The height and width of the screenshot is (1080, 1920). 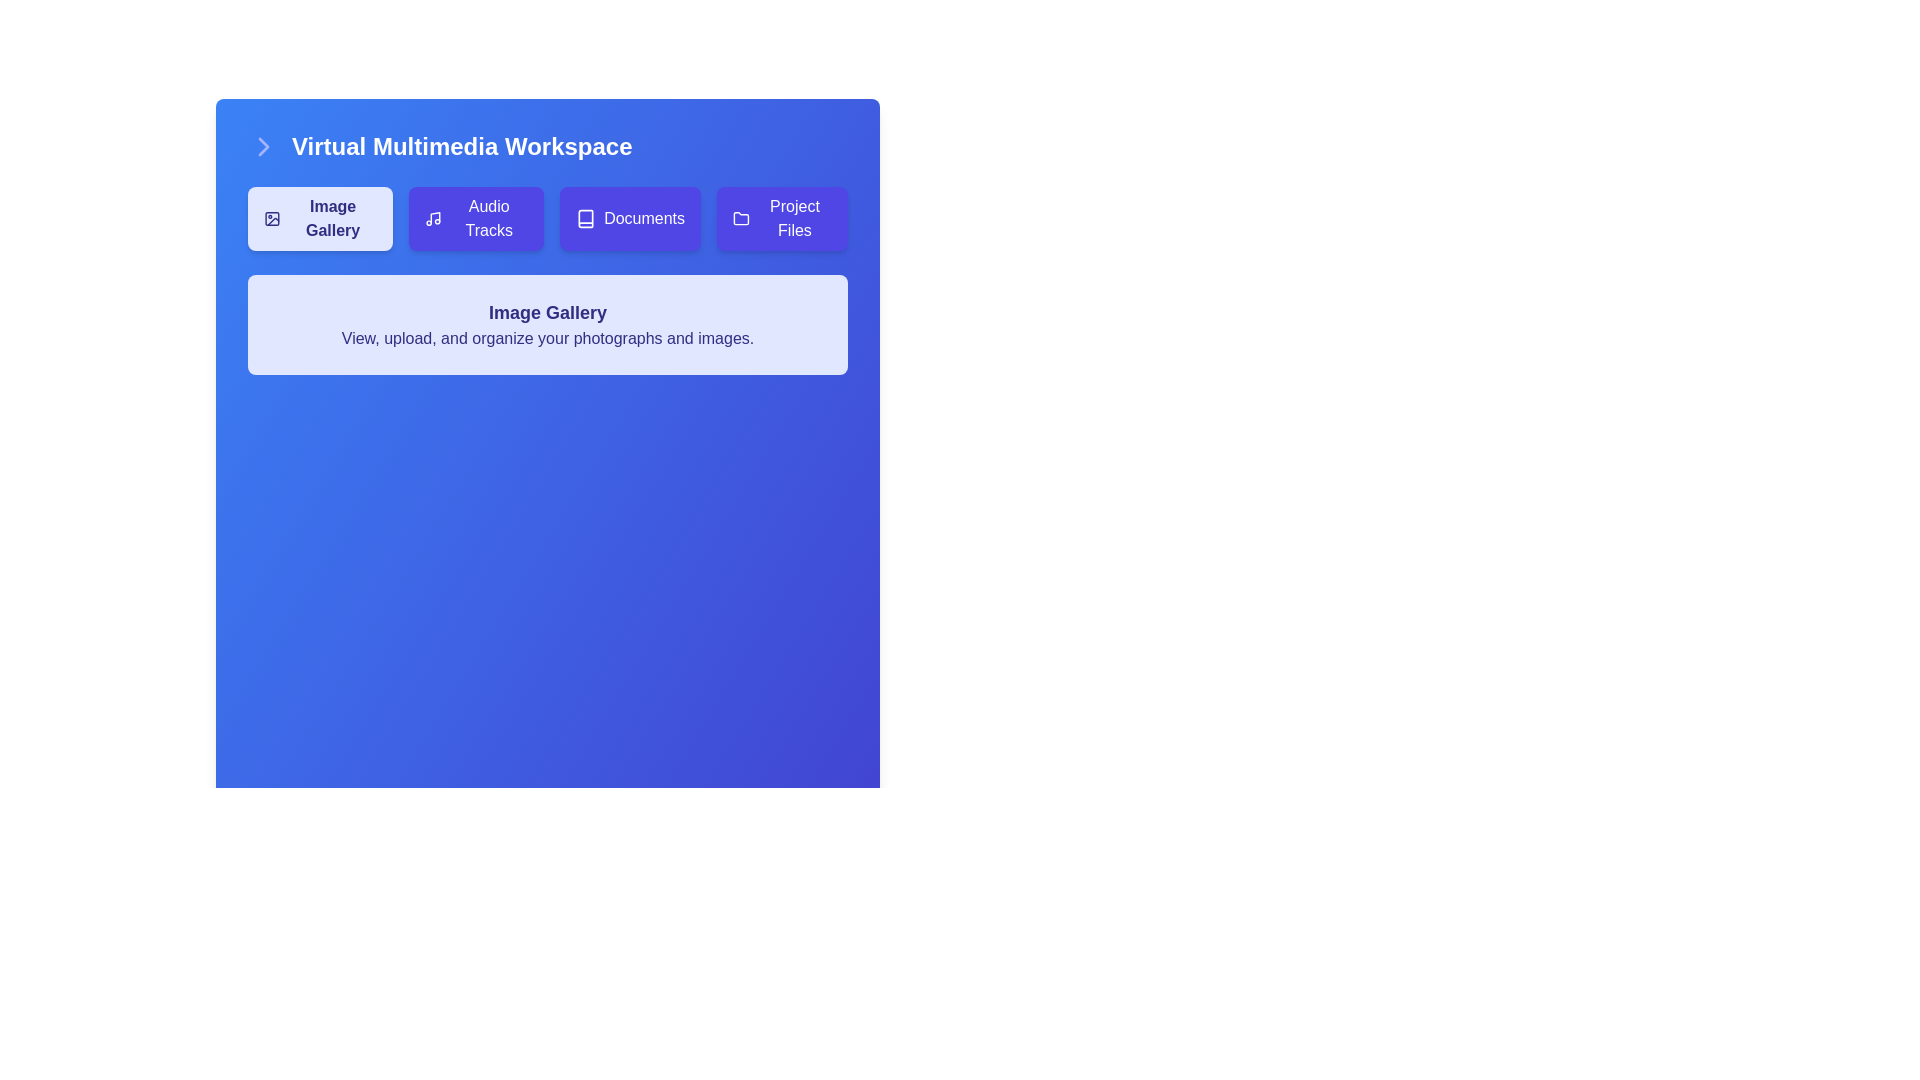 I want to click on the audio tracks icon located within the purple rectangular button labeled 'Audio Tracks', which is the second button from the left in a horizontal row of buttons near the top, so click(x=434, y=217).